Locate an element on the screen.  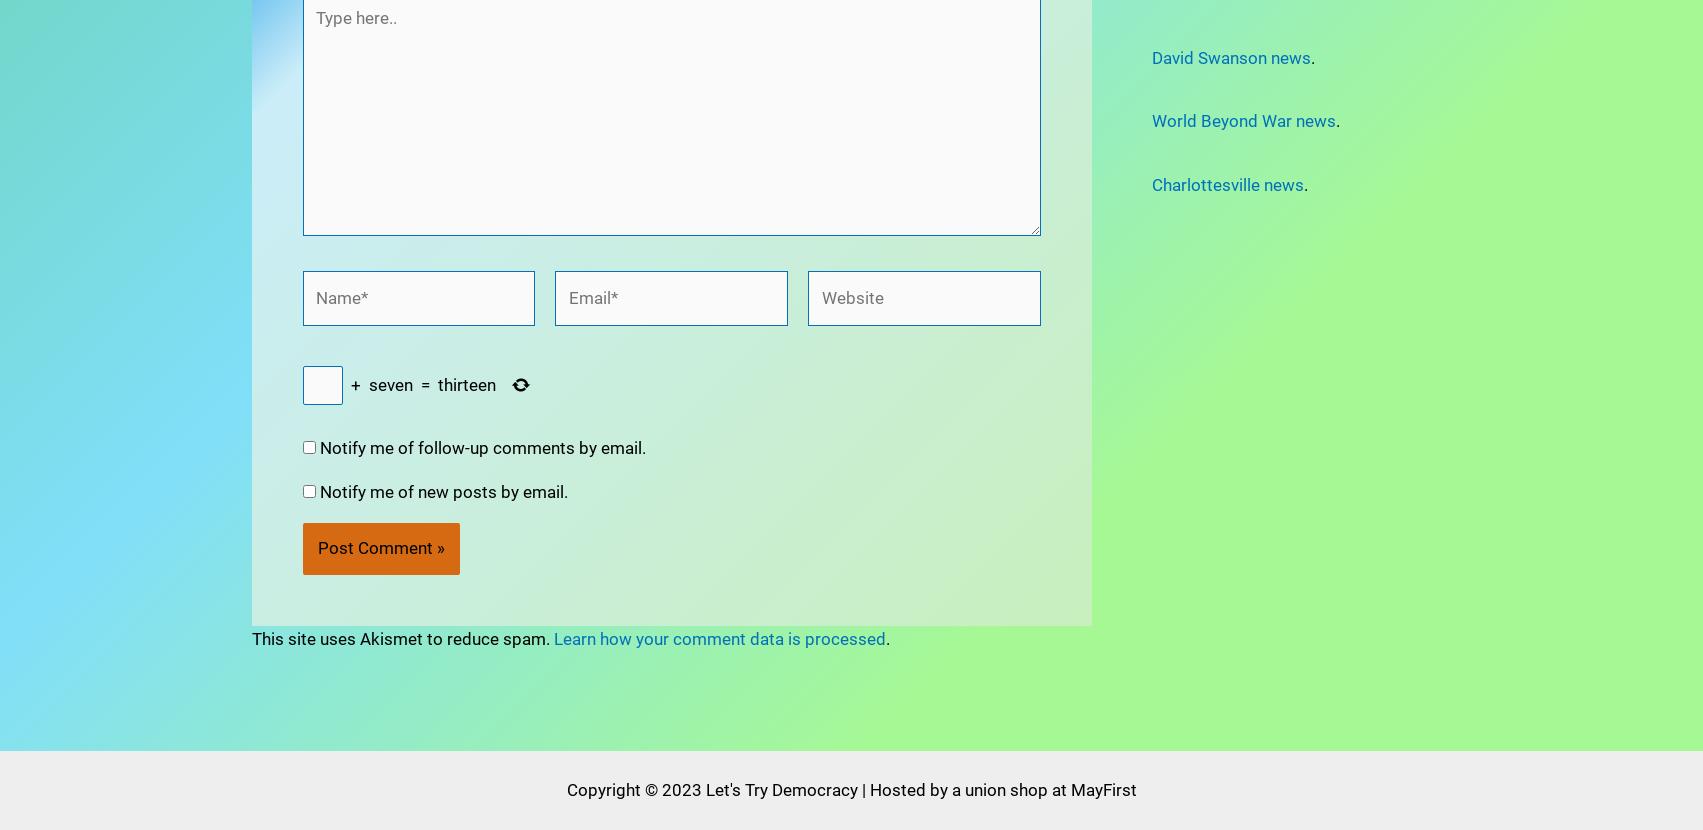
'=' is located at coordinates (424, 328).